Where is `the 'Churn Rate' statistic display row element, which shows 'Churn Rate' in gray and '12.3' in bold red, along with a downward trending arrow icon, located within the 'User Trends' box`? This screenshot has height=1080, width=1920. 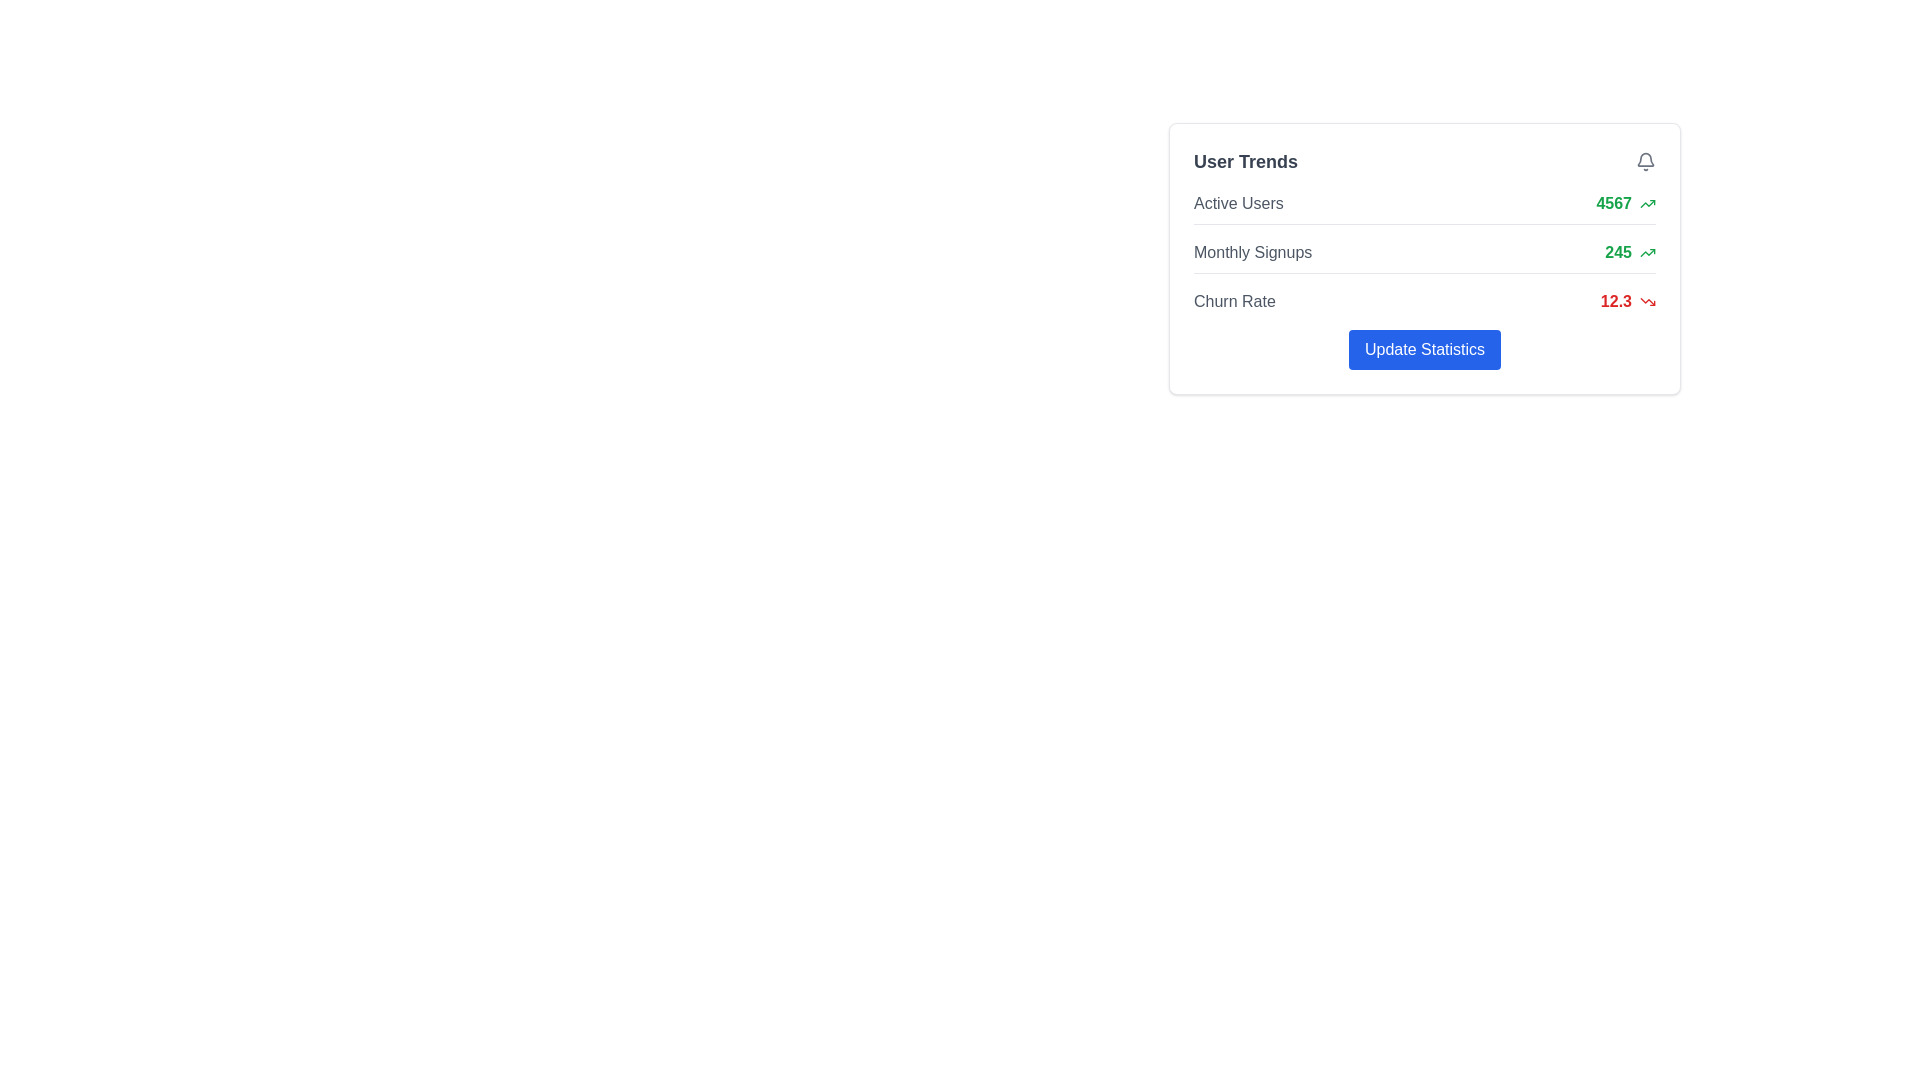 the 'Churn Rate' statistic display row element, which shows 'Churn Rate' in gray and '12.3' in bold red, along with a downward trending arrow icon, located within the 'User Trends' box is located at coordinates (1424, 301).